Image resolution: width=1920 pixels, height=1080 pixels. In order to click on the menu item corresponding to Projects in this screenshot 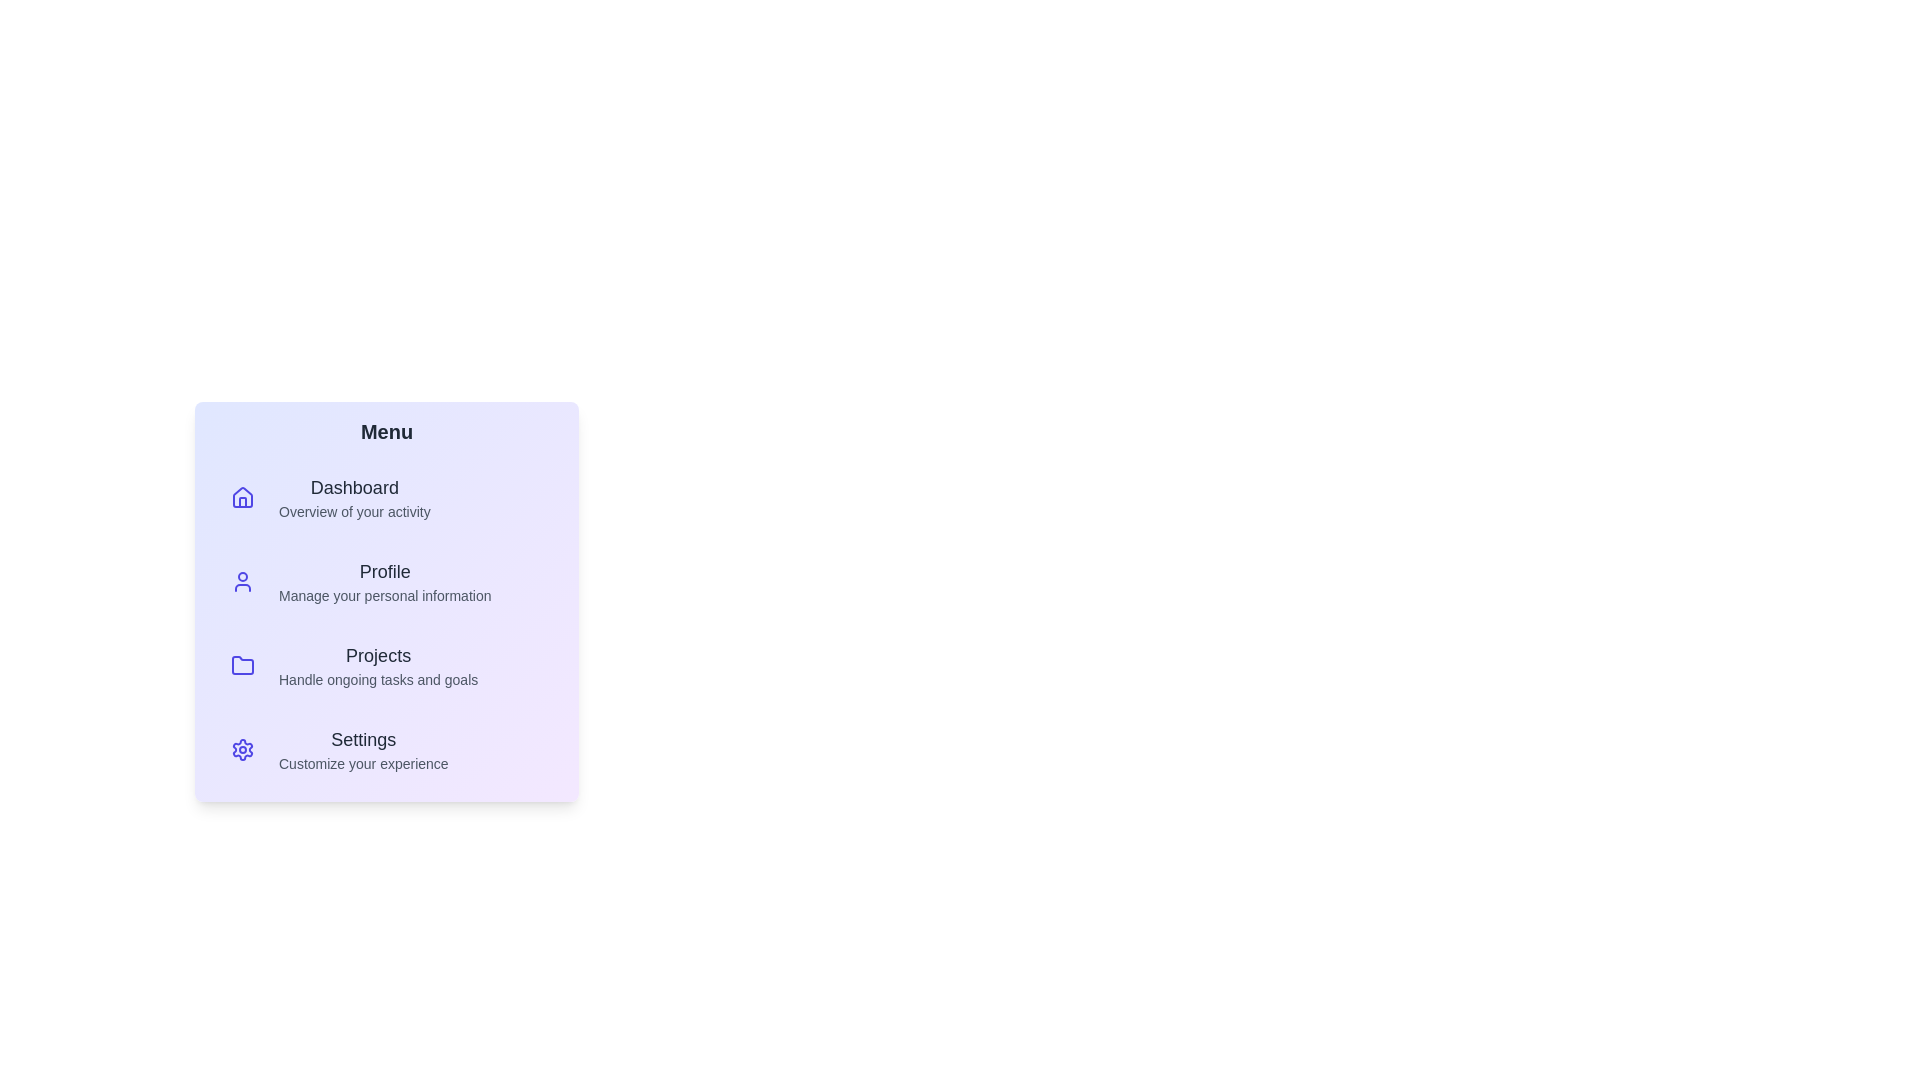, I will do `click(387, 666)`.